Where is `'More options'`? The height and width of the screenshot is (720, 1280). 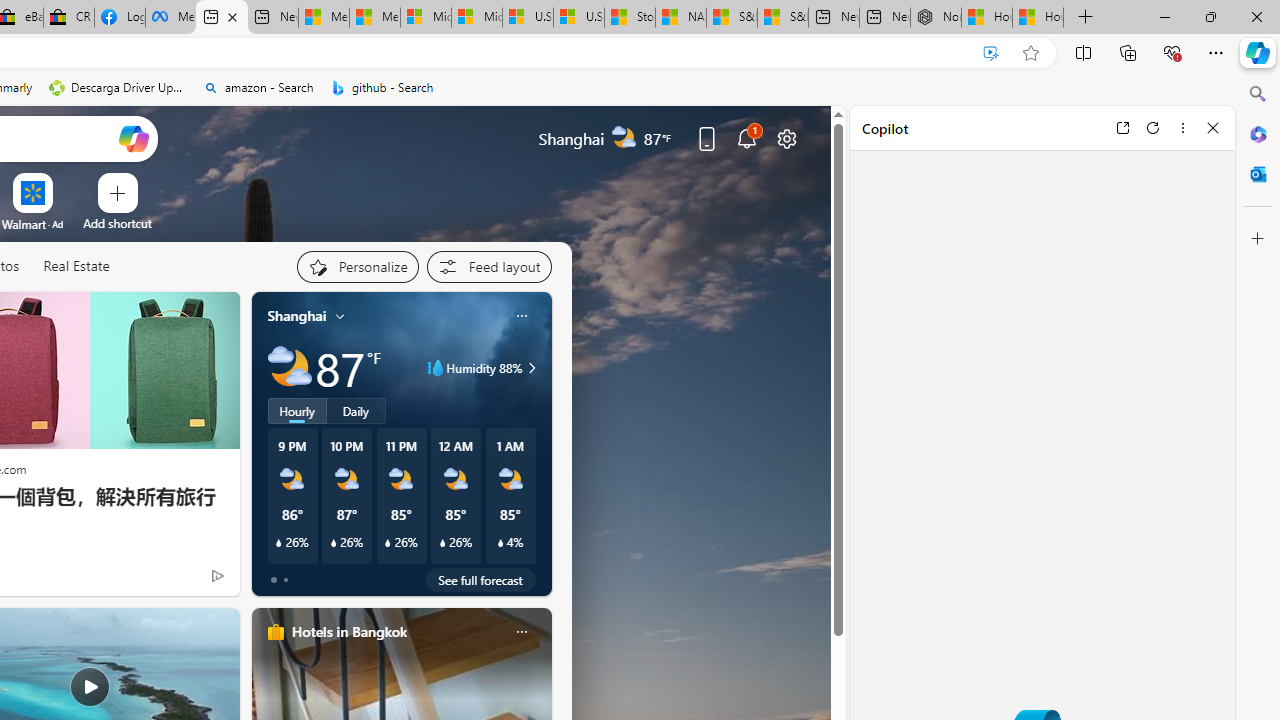 'More options' is located at coordinates (1182, 127).